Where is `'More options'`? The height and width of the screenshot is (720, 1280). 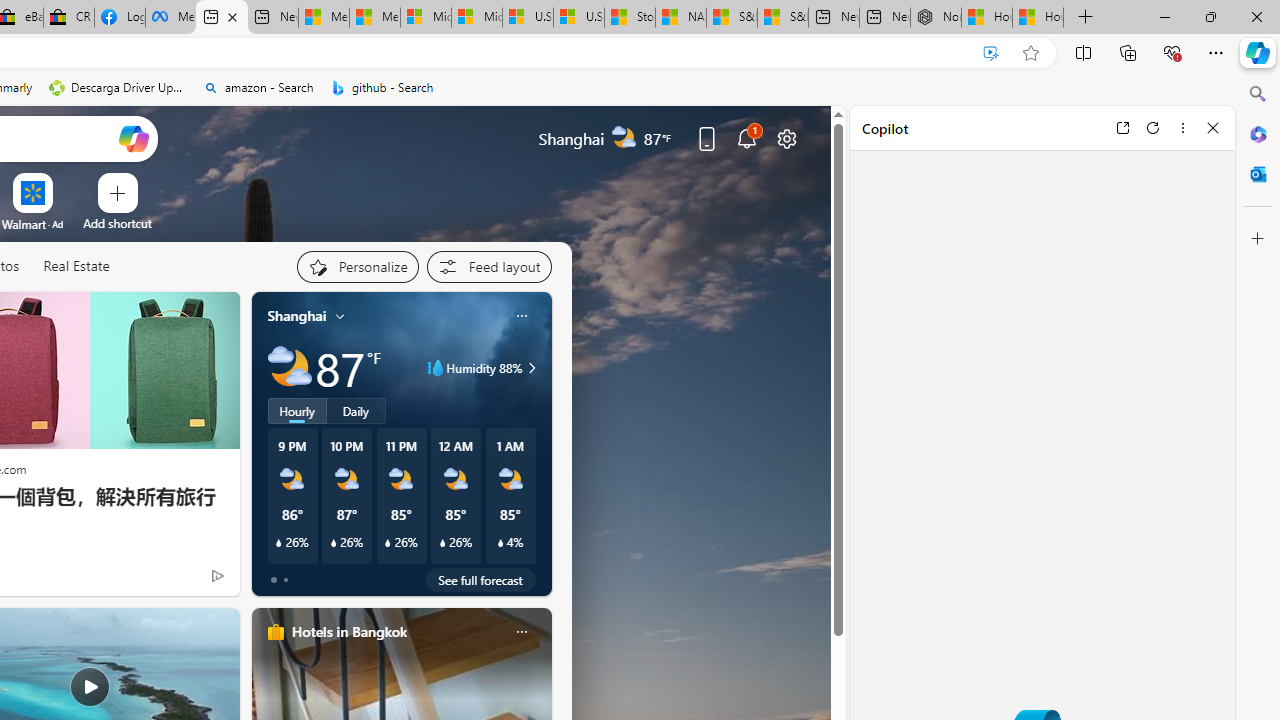 'More options' is located at coordinates (1182, 127).